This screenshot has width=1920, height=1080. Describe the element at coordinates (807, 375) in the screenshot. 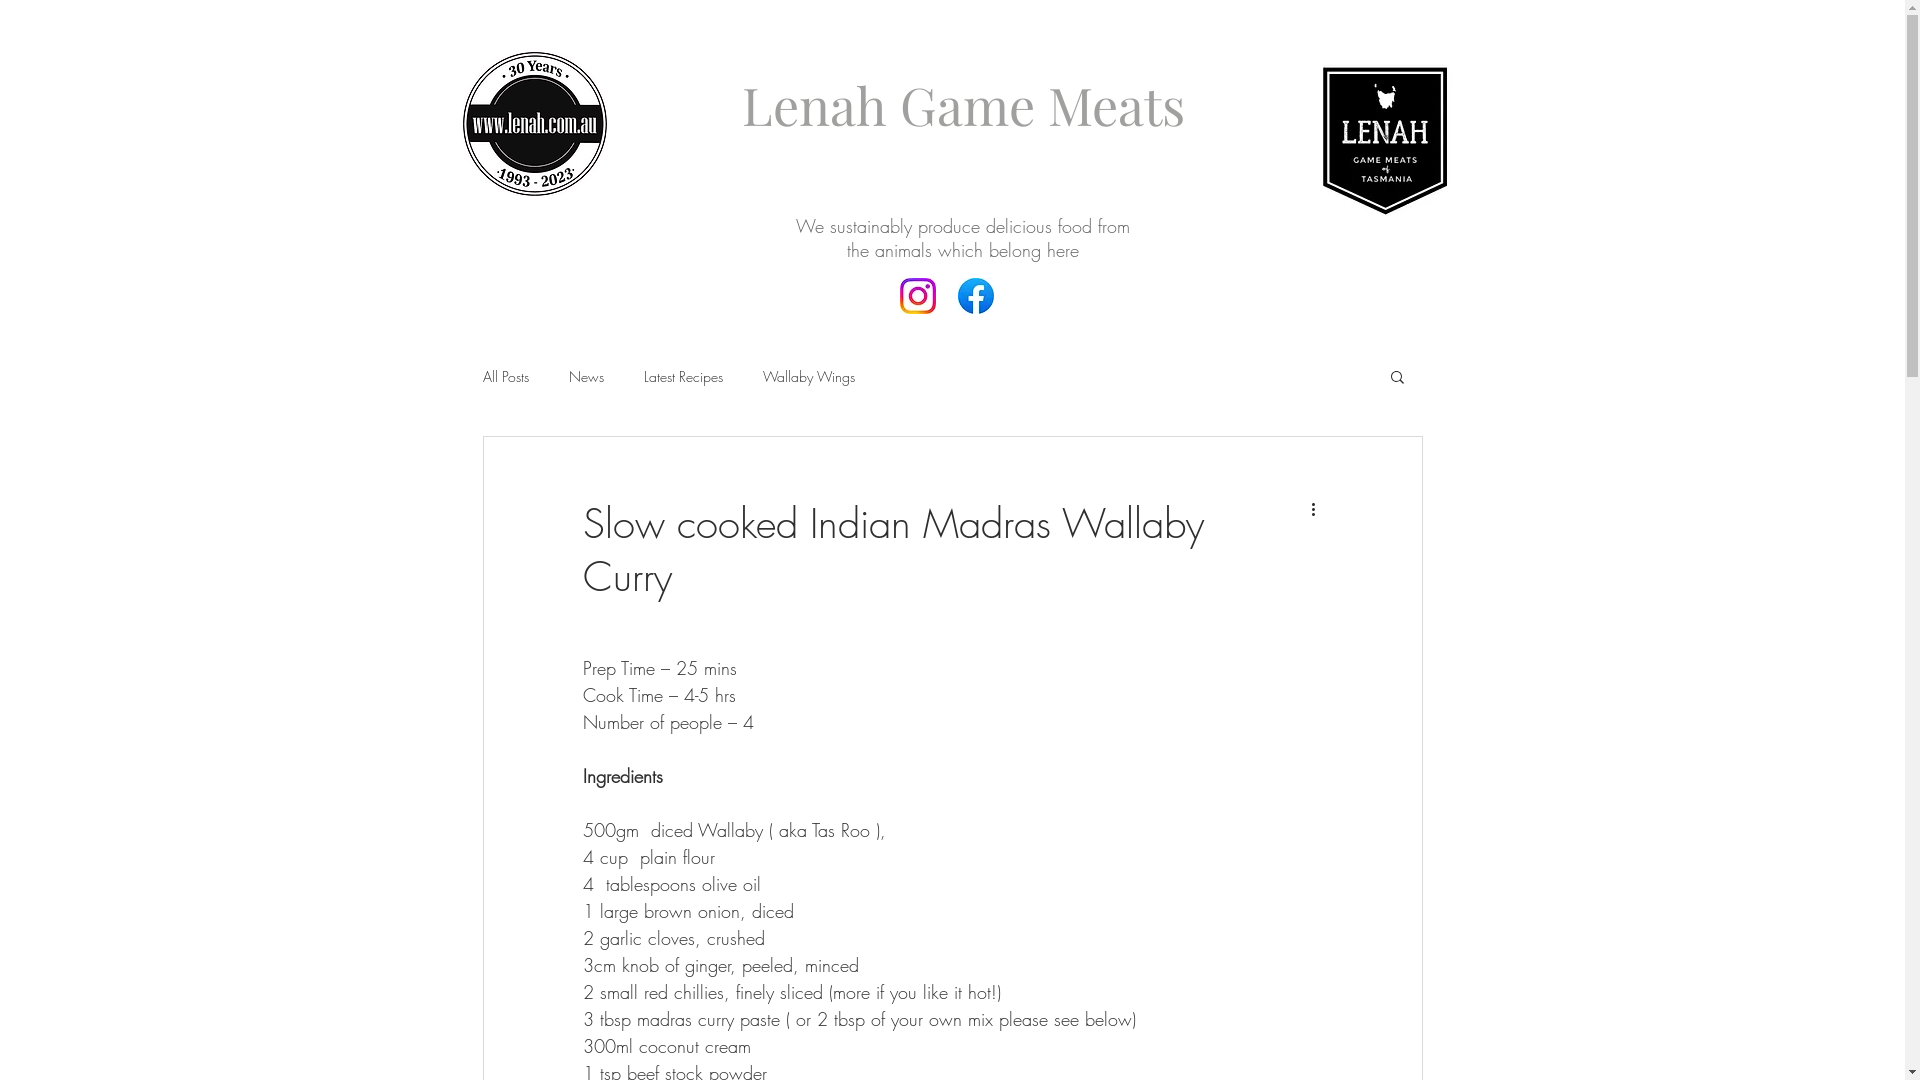

I see `'Wallaby Wings'` at that location.